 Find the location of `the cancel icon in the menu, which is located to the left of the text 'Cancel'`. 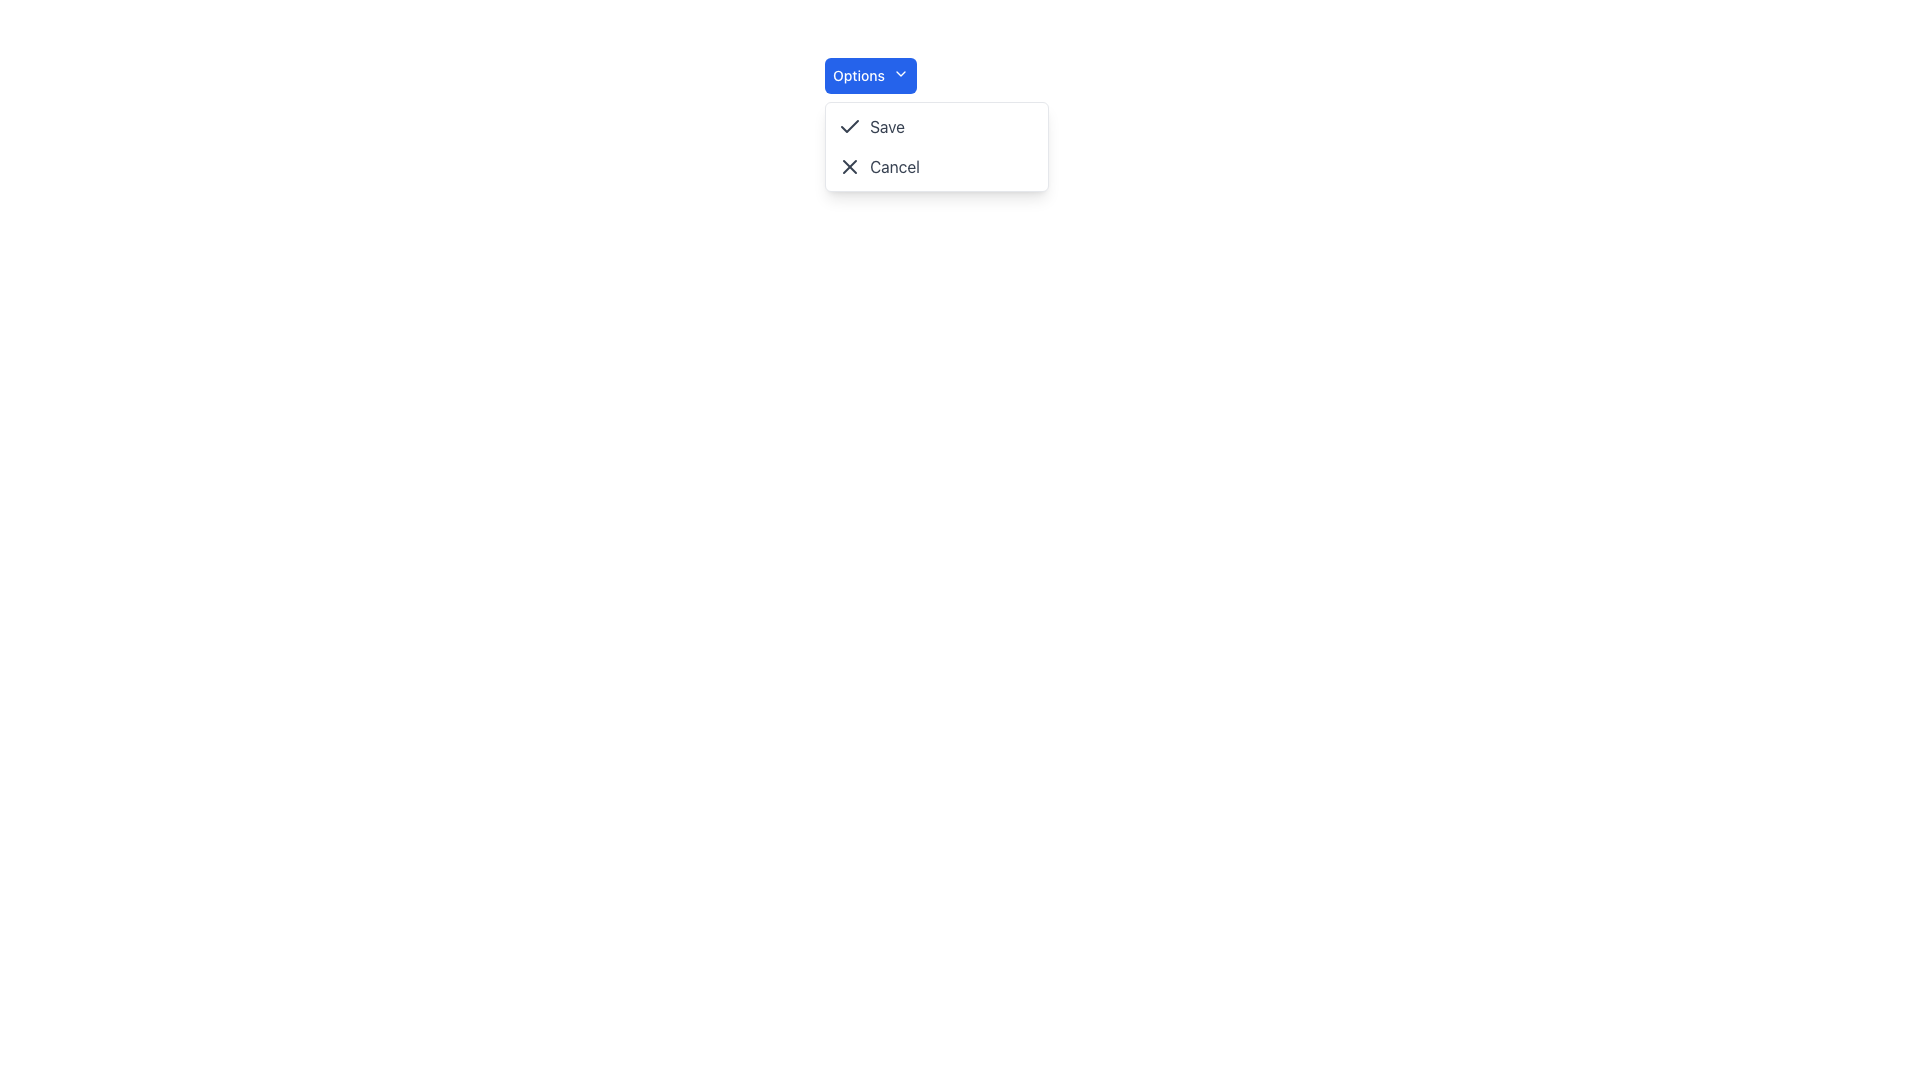

the cancel icon in the menu, which is located to the left of the text 'Cancel' is located at coordinates (850, 165).